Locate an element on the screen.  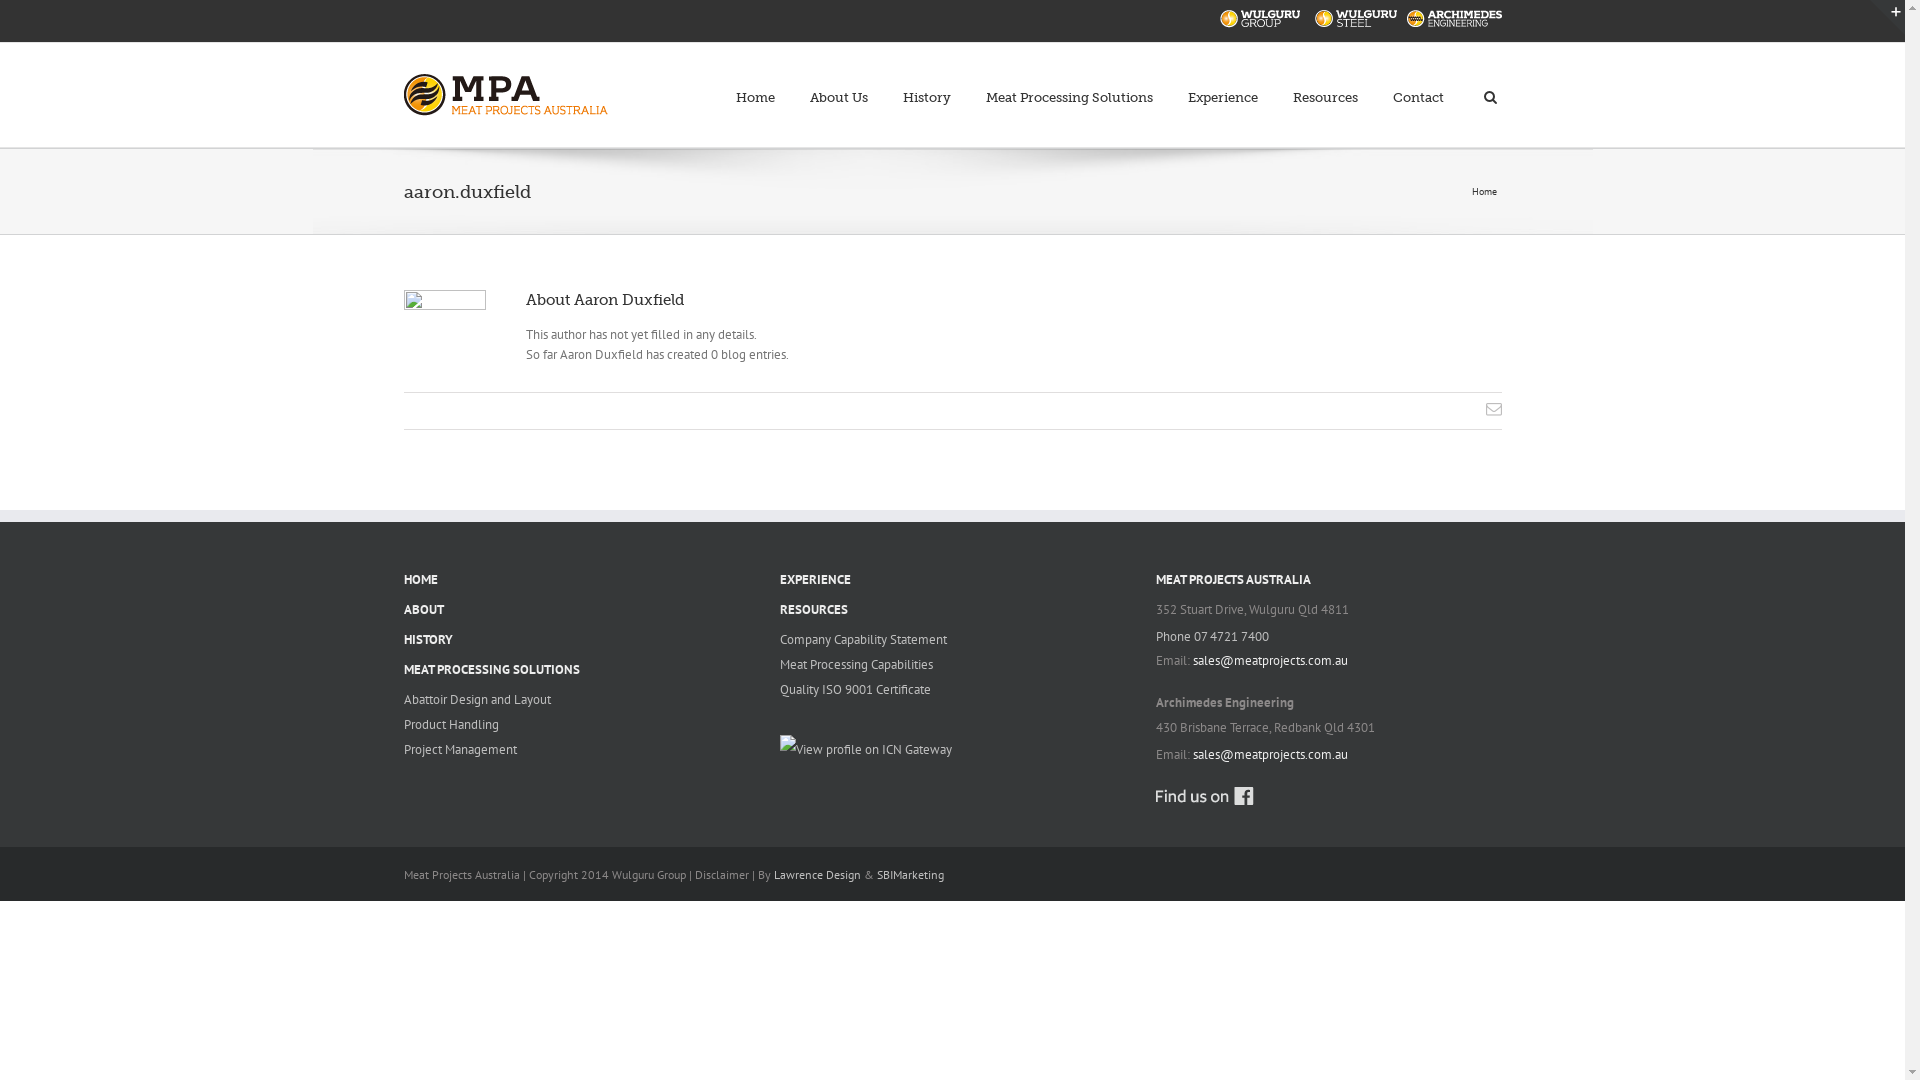
'Lawrence Design' is located at coordinates (817, 873).